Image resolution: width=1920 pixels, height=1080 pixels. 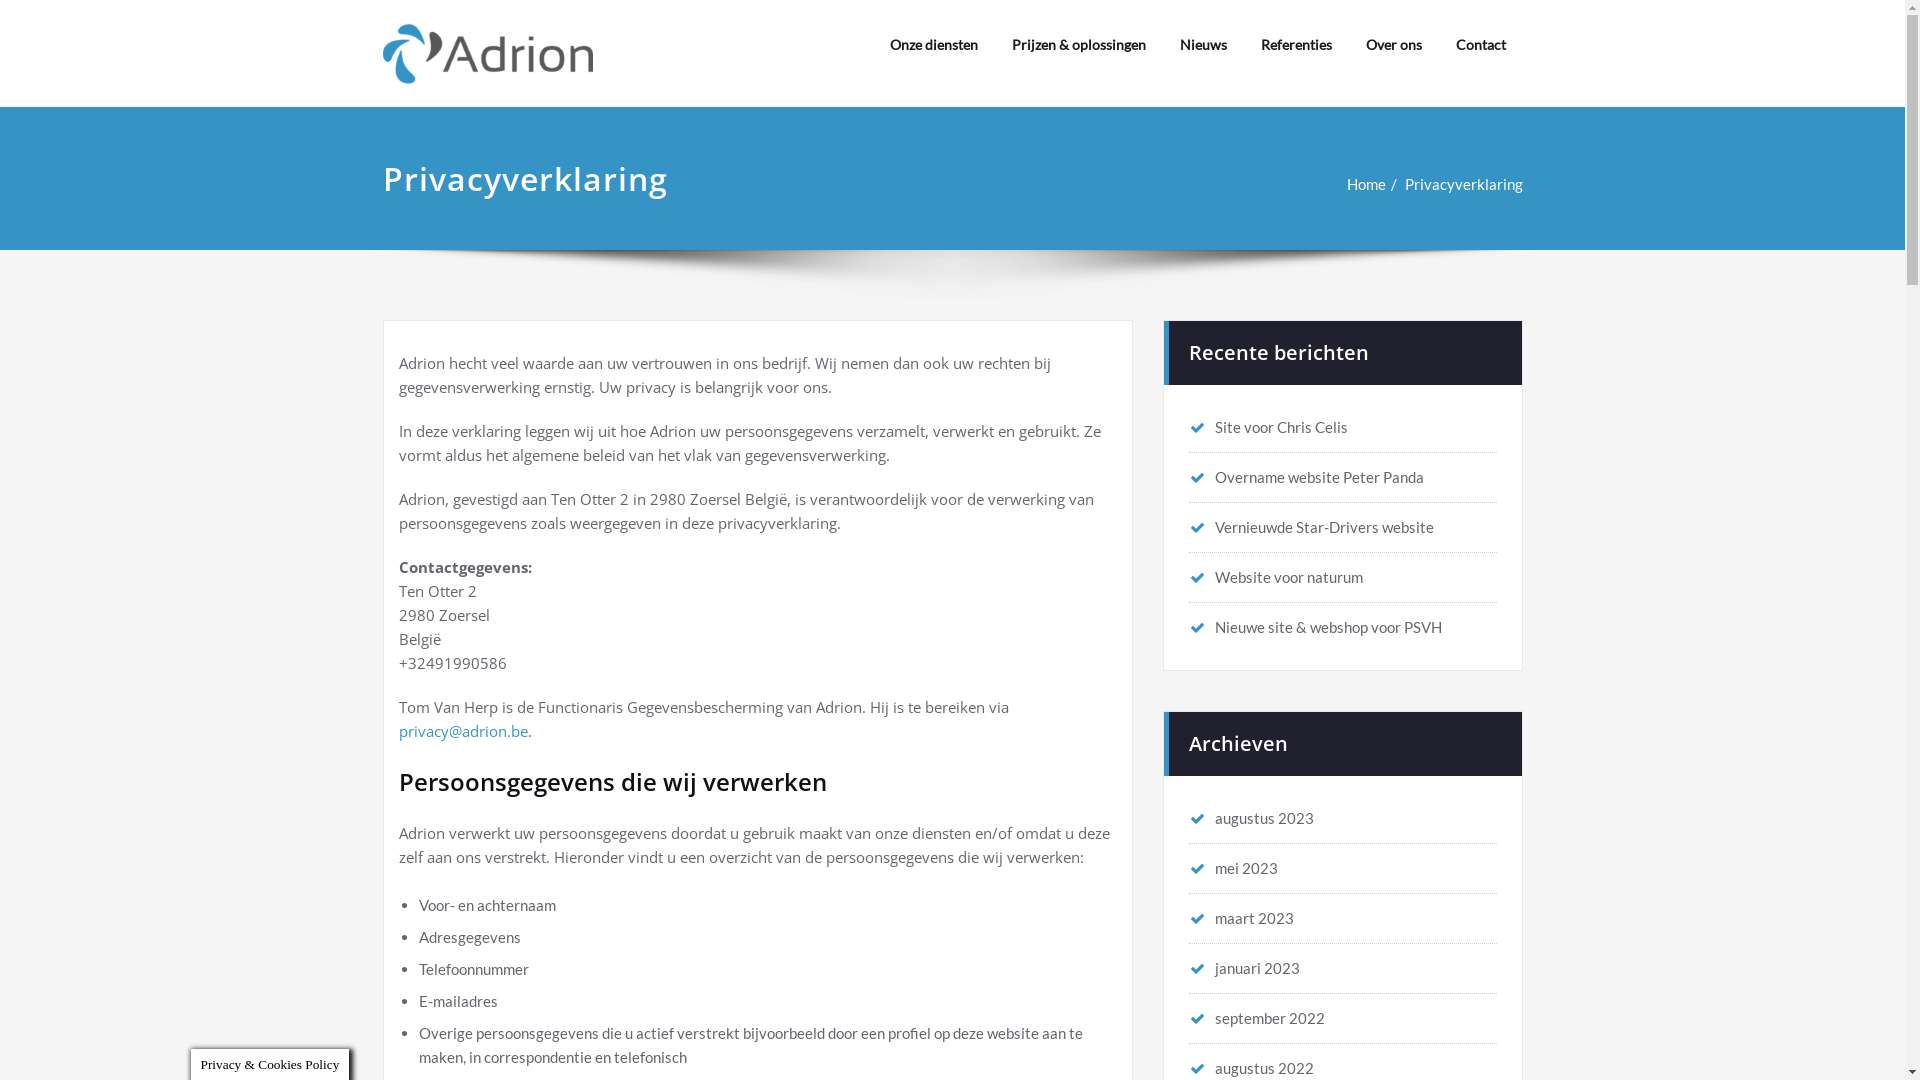 What do you see at coordinates (1305, 477) in the screenshot?
I see `'Overname website Peter Panda'` at bounding box center [1305, 477].